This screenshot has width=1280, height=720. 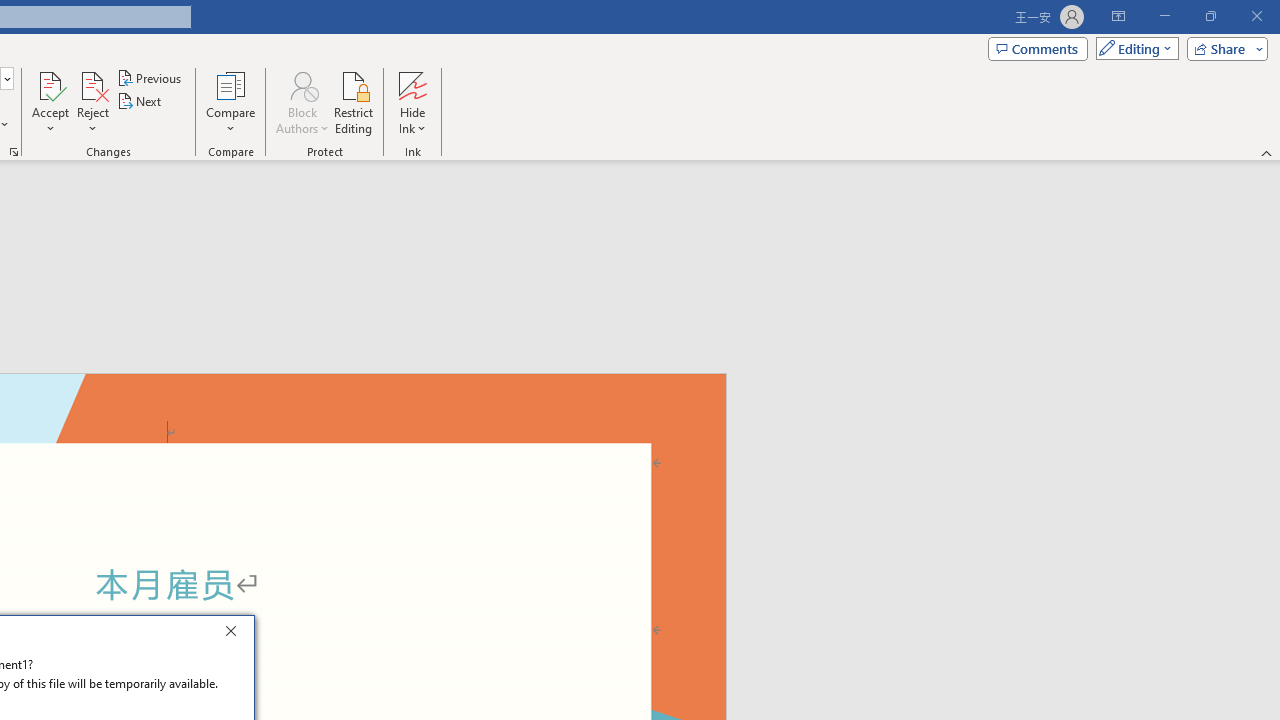 I want to click on 'Next', so click(x=139, y=101).